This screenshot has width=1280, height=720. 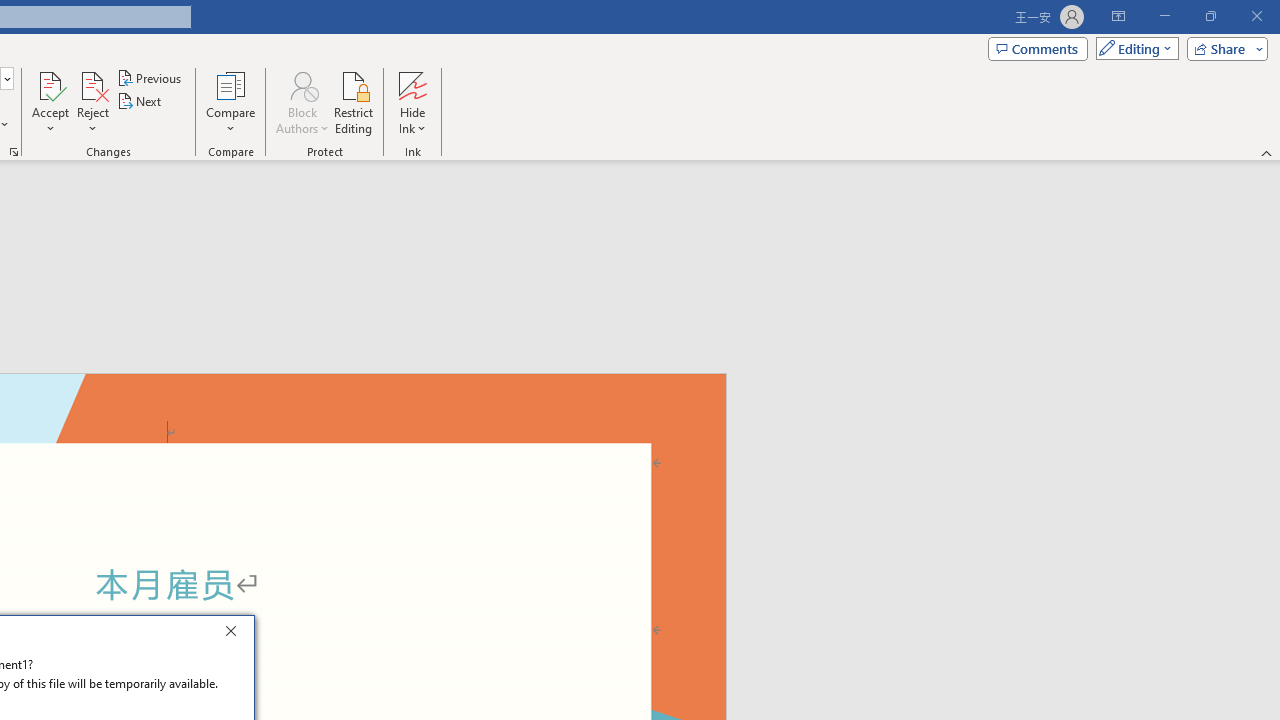 I want to click on 'Next', so click(x=139, y=101).